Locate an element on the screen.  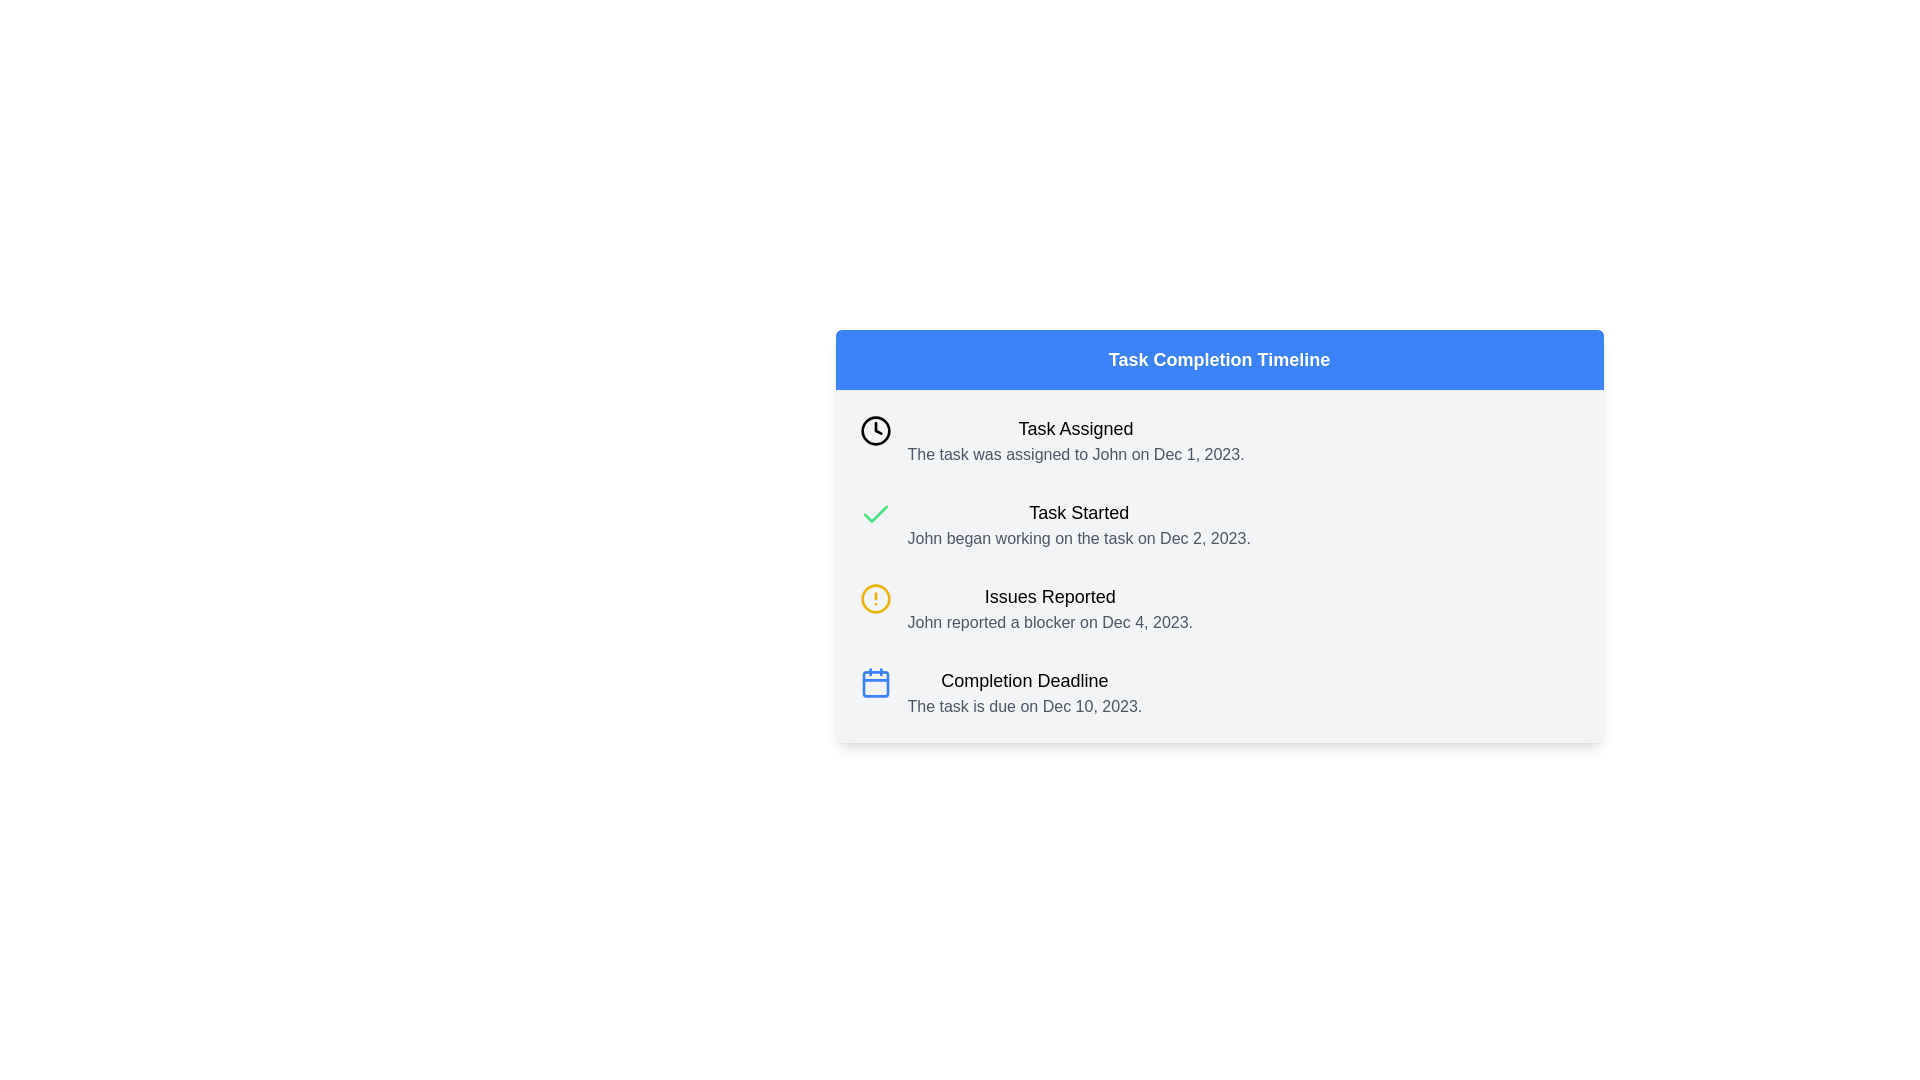
the blue-outlined calendar icon with a white background located at the far left of the 'Completion Deadline' section is located at coordinates (875, 681).